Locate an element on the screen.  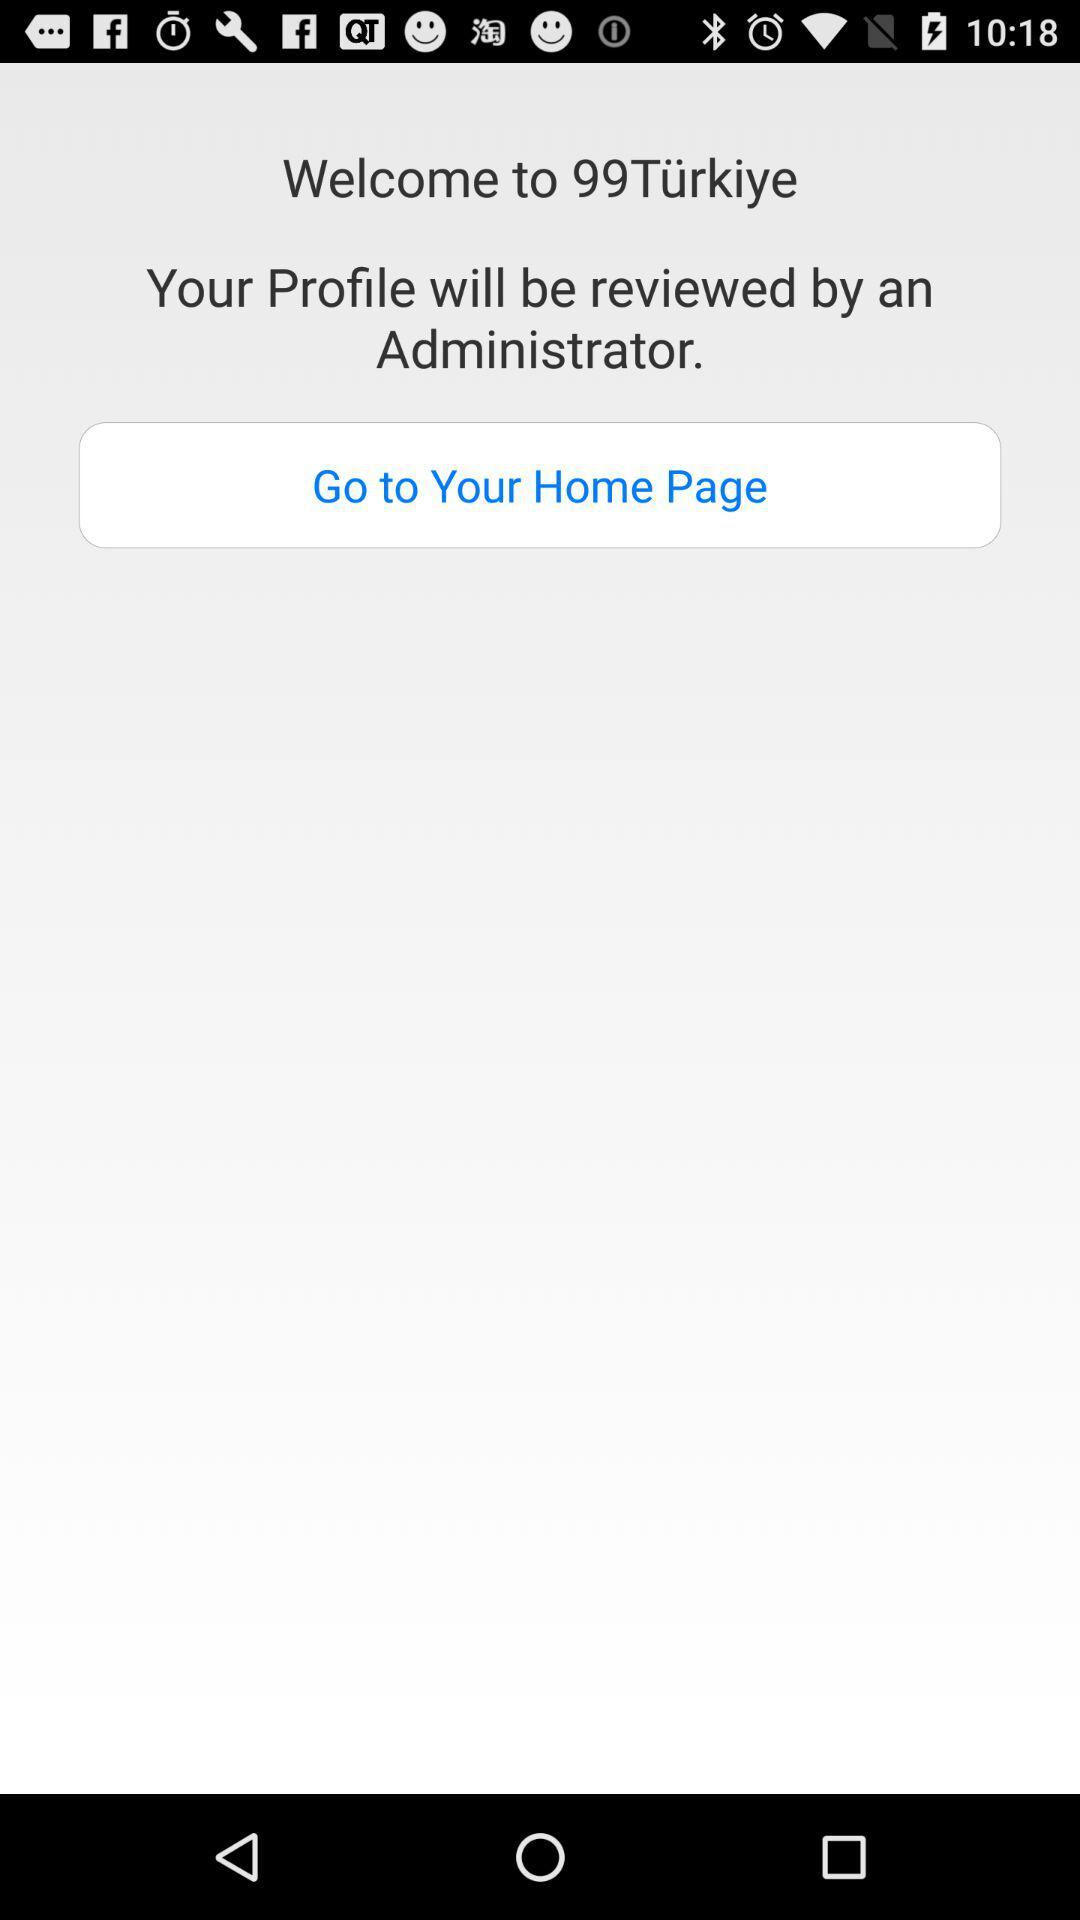
the go to your button is located at coordinates (540, 485).